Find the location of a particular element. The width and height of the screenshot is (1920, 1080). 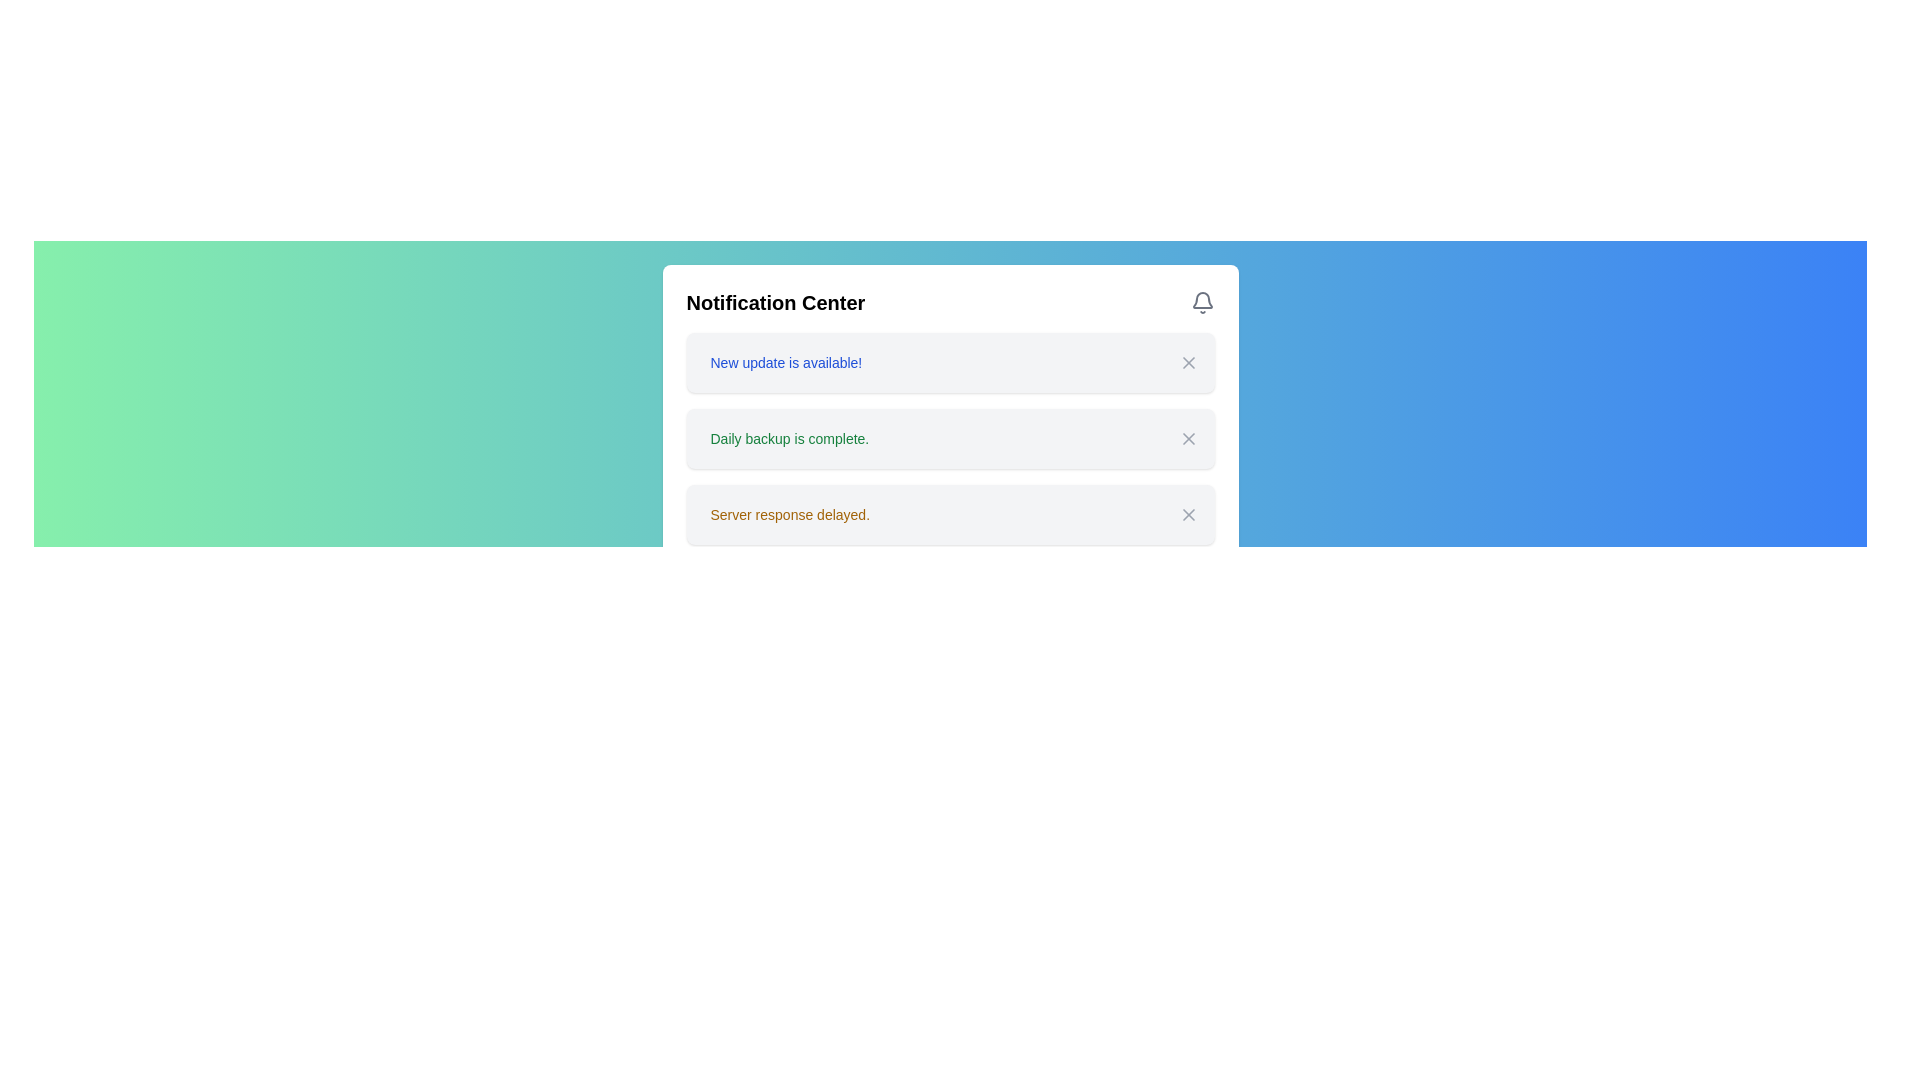

the second notification banner which states 'Daily backup is complete.' with a green background in the Notification Center panel is located at coordinates (788, 438).